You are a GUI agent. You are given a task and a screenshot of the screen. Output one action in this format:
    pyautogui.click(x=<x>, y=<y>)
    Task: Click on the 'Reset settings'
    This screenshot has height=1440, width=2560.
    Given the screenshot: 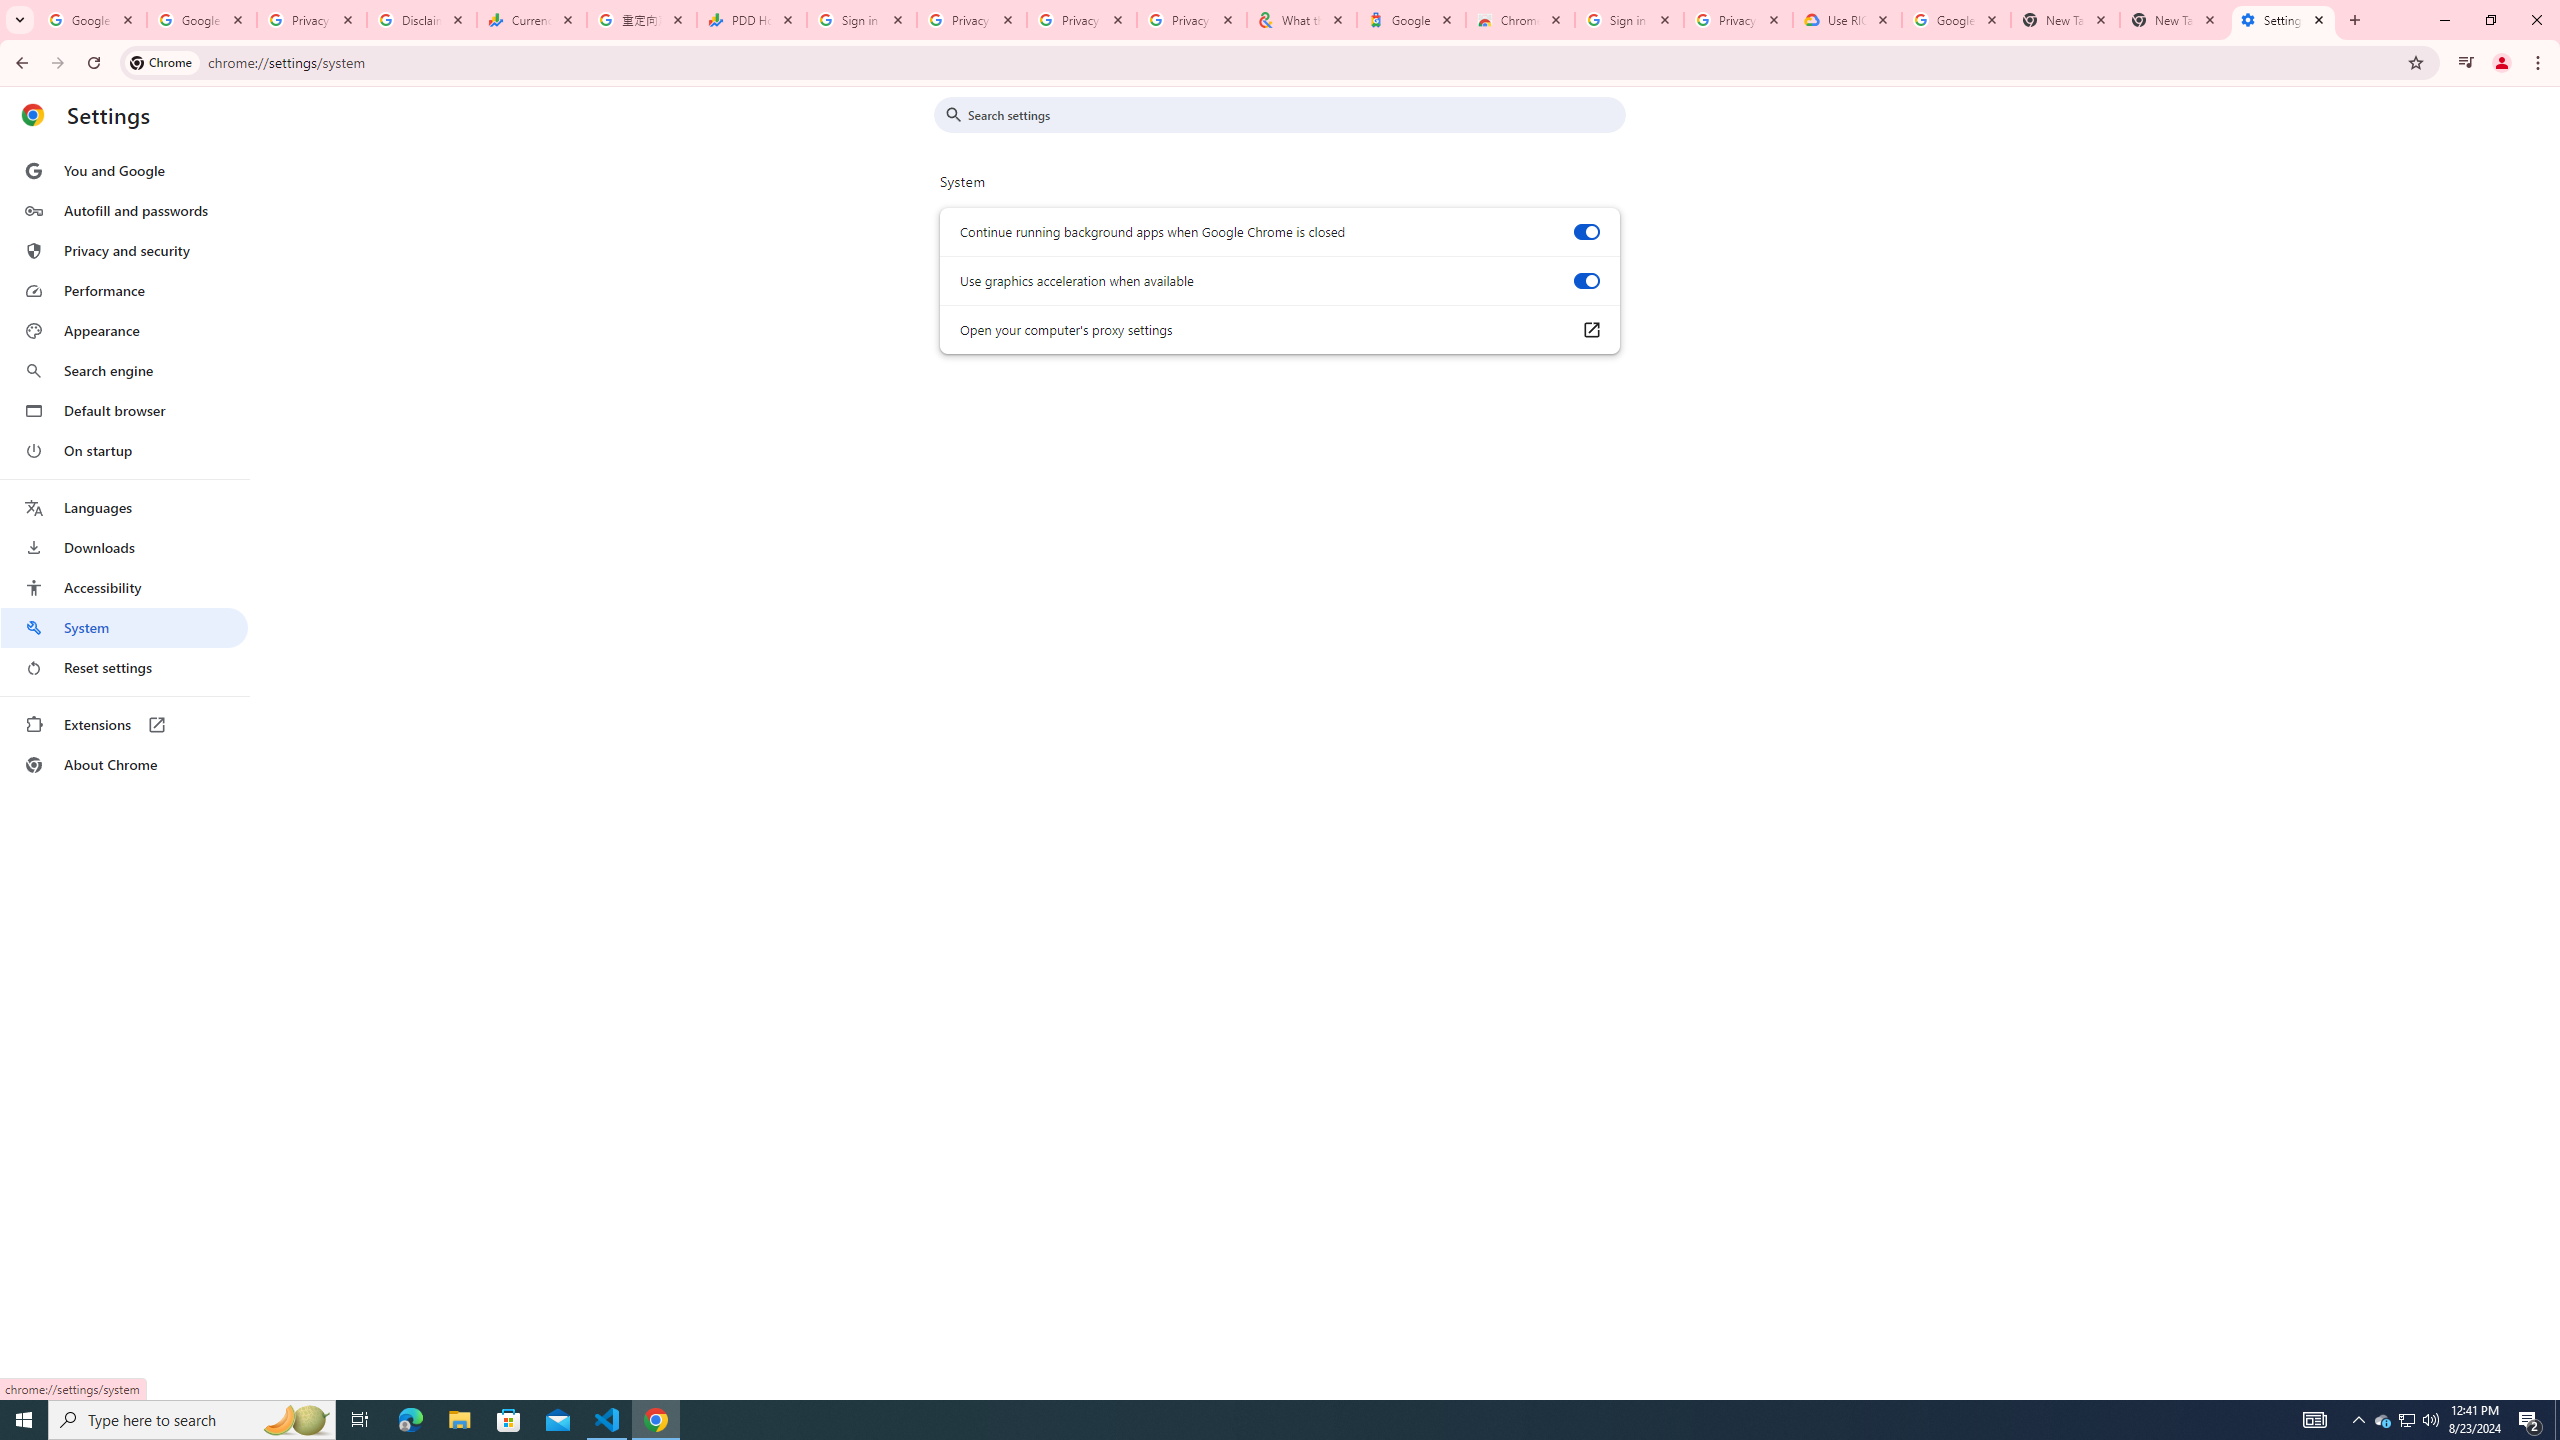 What is the action you would take?
    pyautogui.click(x=123, y=667)
    